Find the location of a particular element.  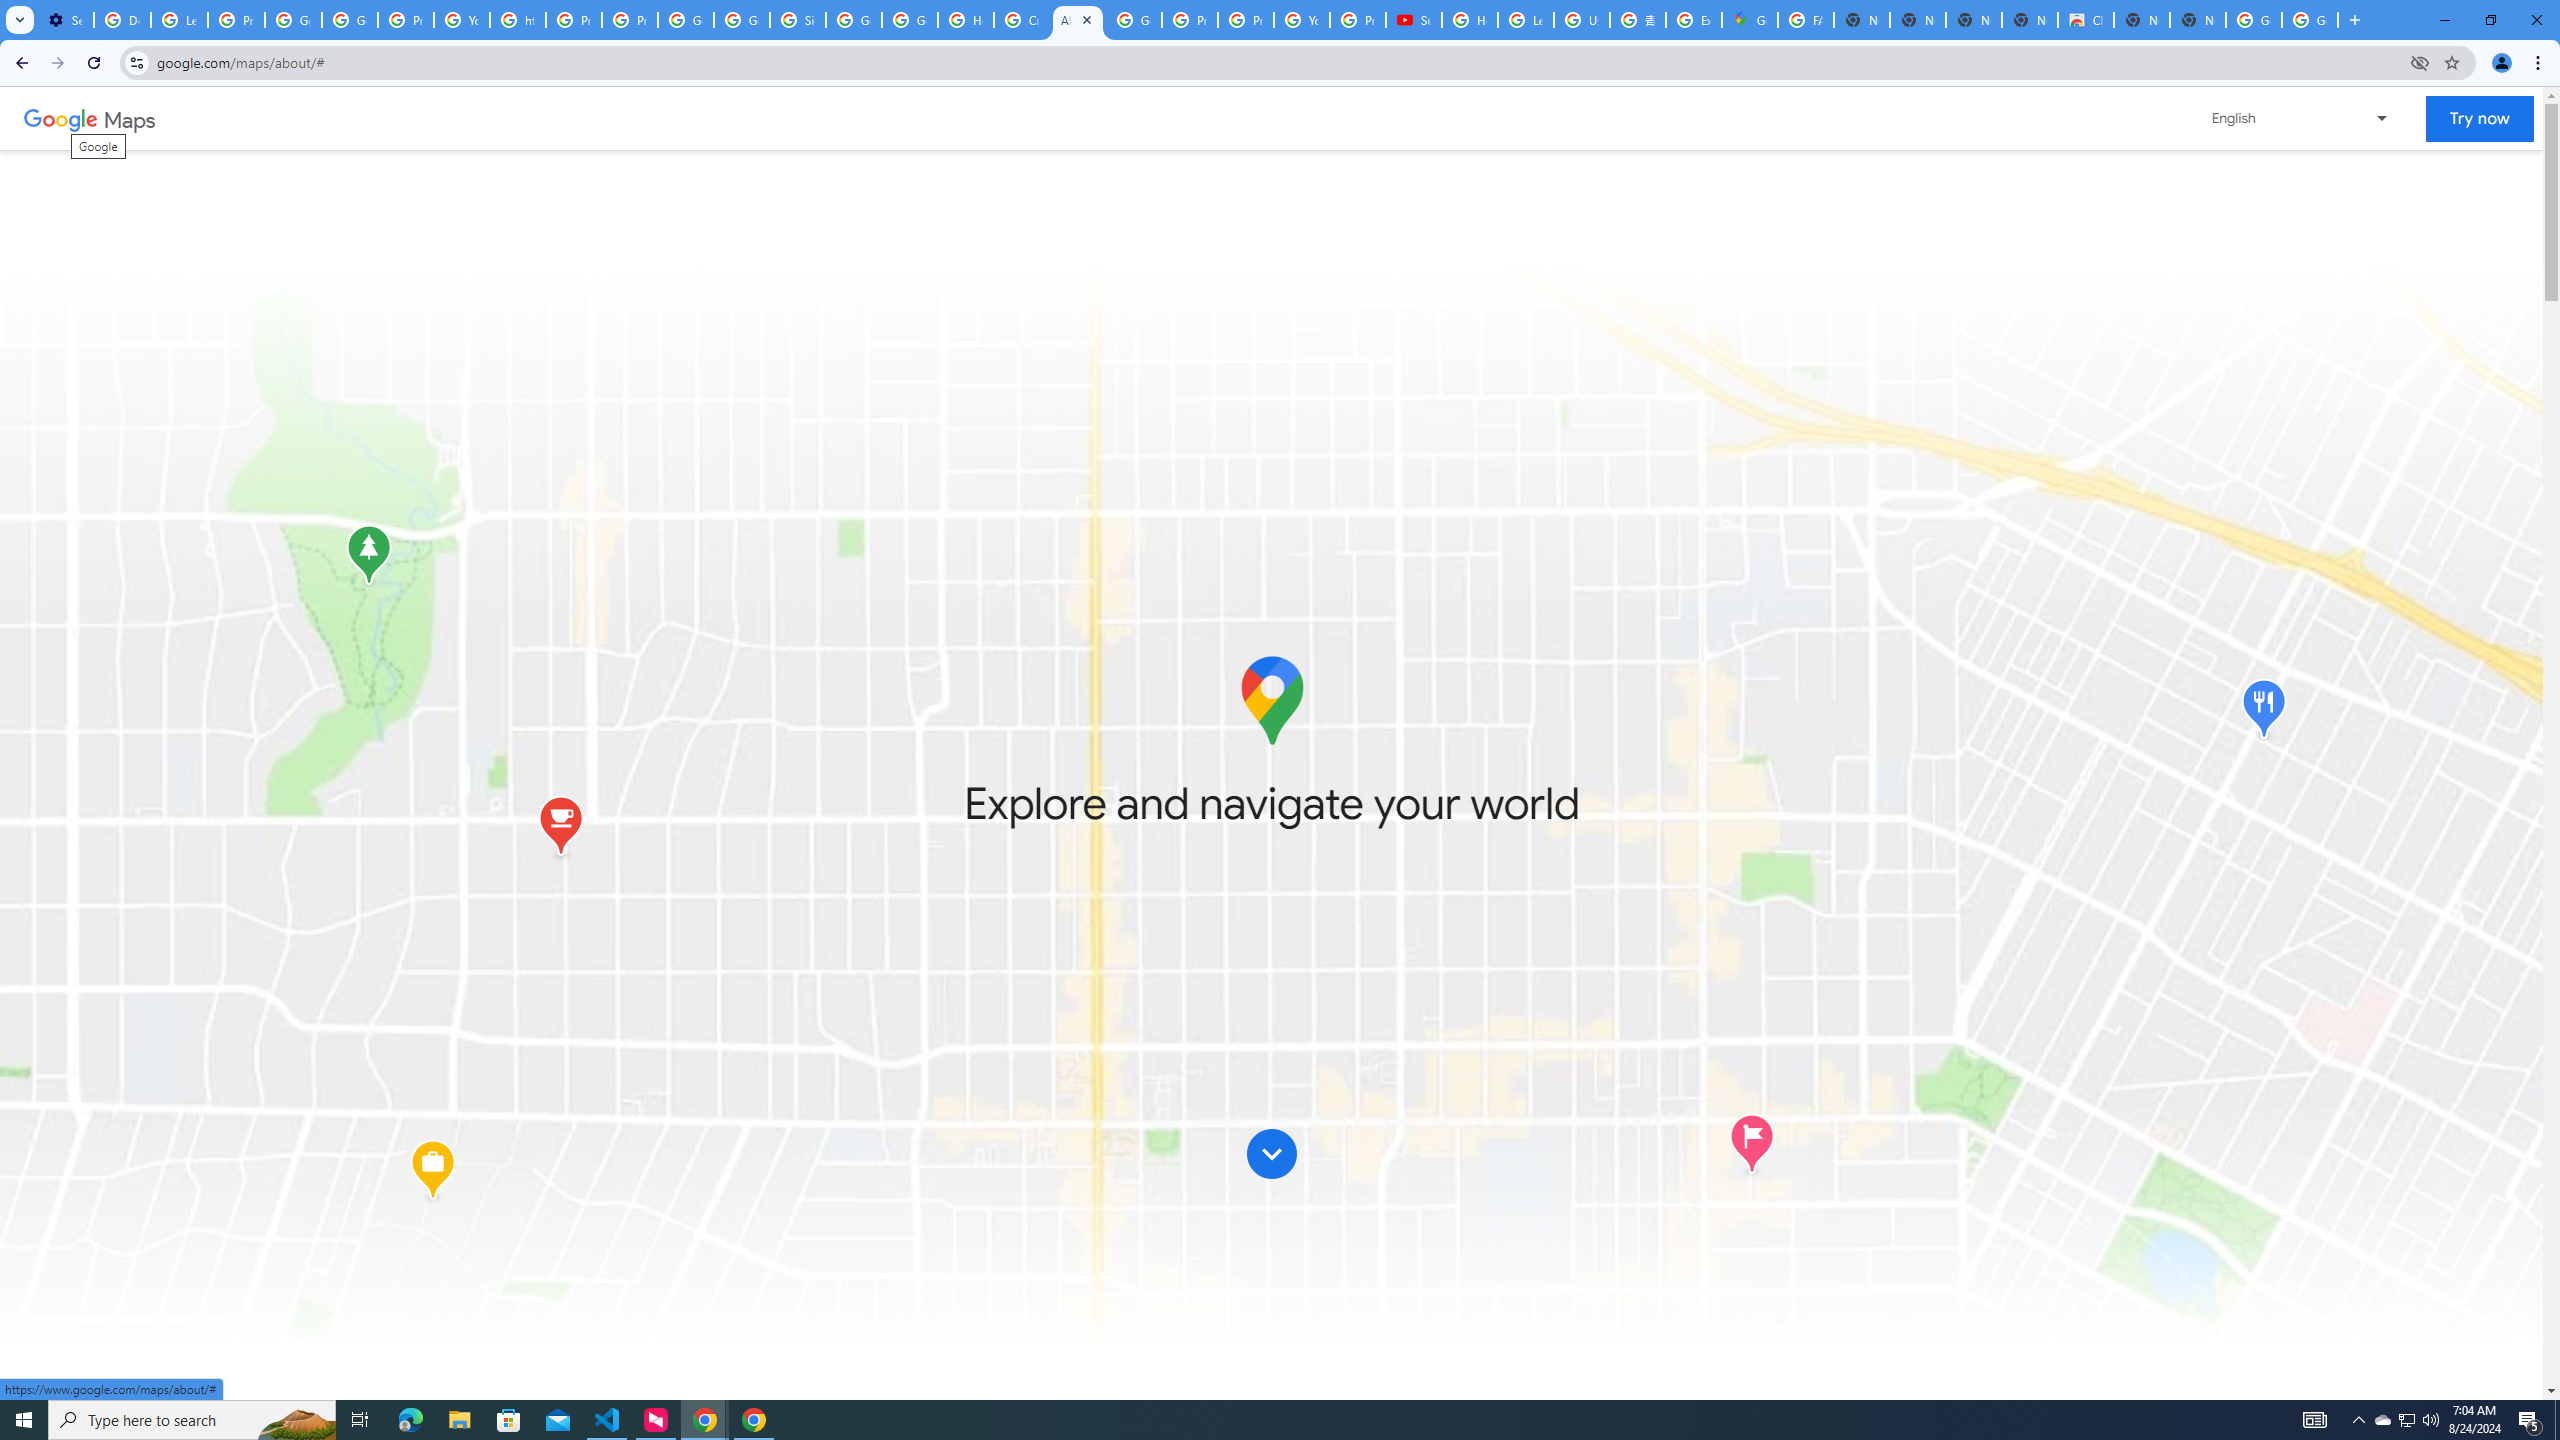

'Privacy Help Center - Policies Help' is located at coordinates (1189, 19).